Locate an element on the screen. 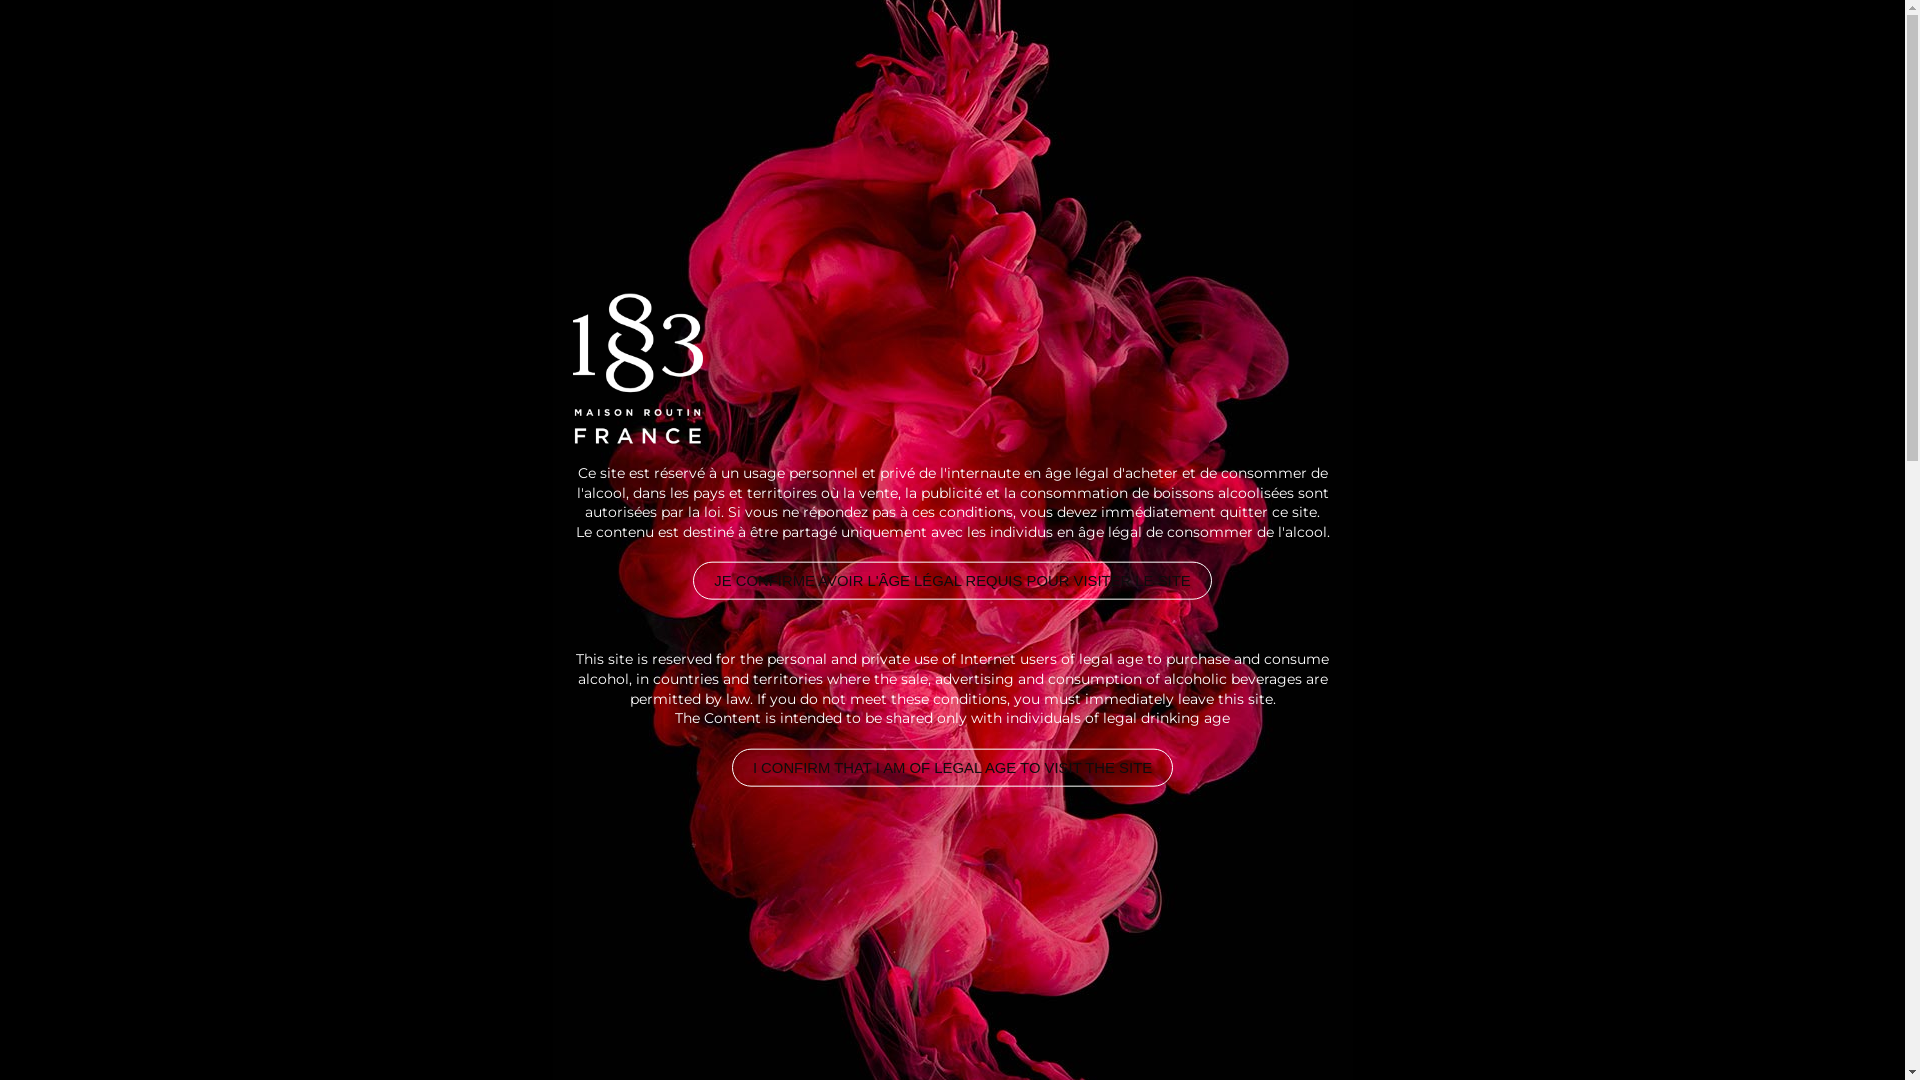 This screenshot has width=1920, height=1080. 'EN' is located at coordinates (1650, 80).